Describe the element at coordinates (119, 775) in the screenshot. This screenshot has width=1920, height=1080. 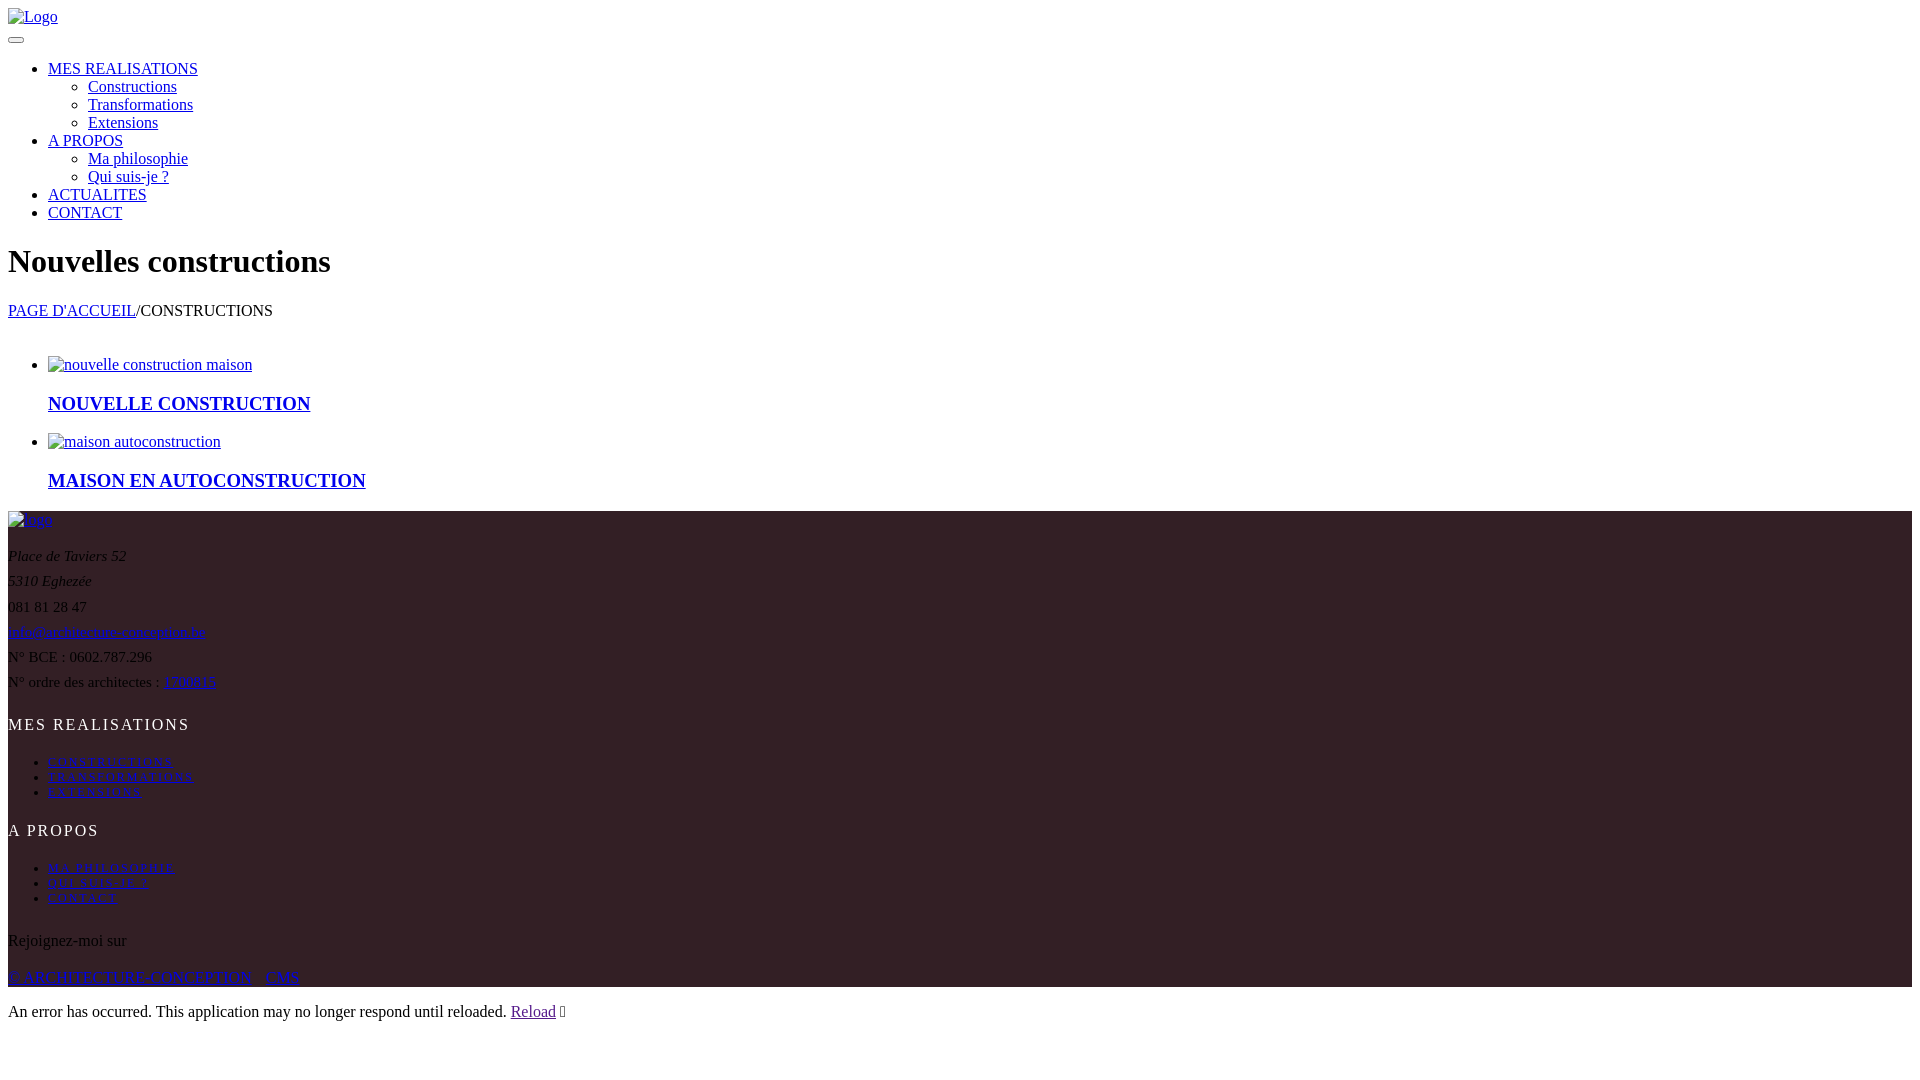
I see `'TRANSFORMATIONS'` at that location.